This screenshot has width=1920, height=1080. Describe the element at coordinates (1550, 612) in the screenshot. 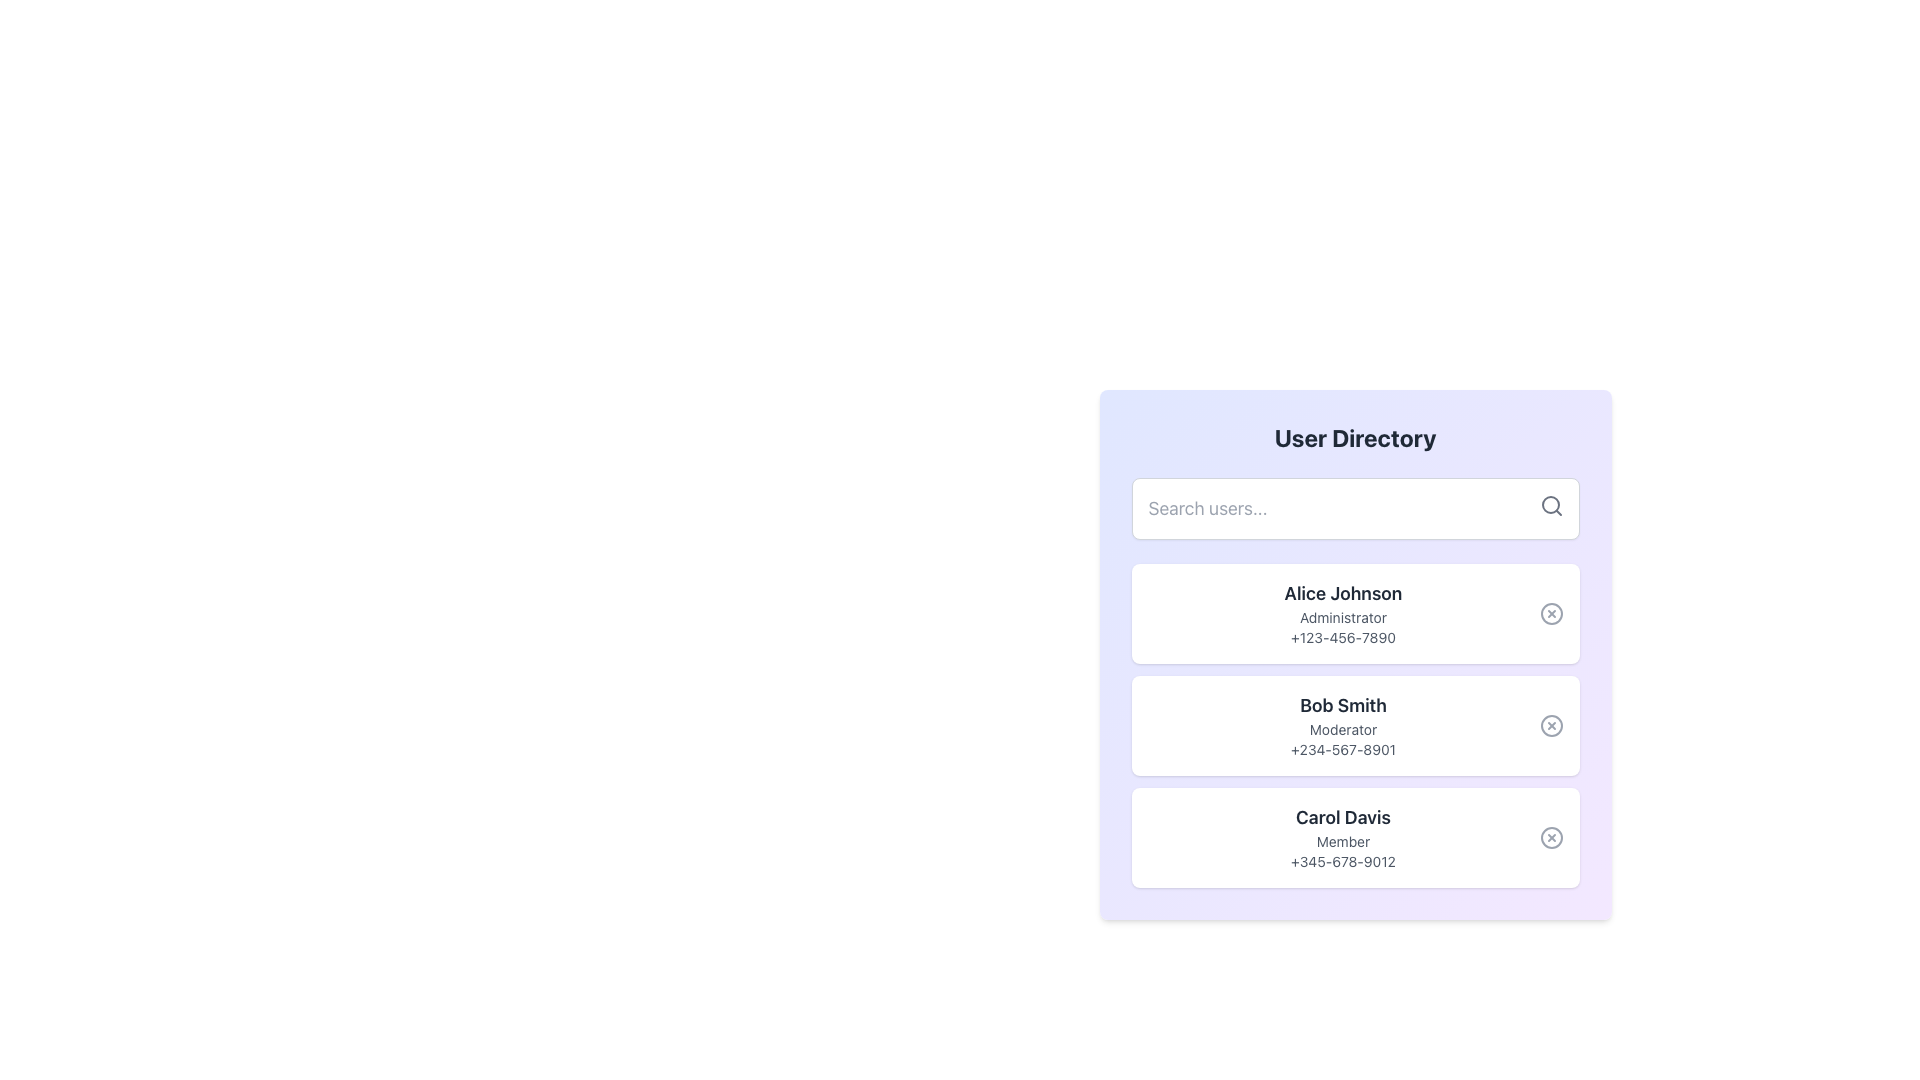

I see `the circular icon with a cross mark next to 'Alice Johnson' in the user directory interface to initiate the remove action` at that location.